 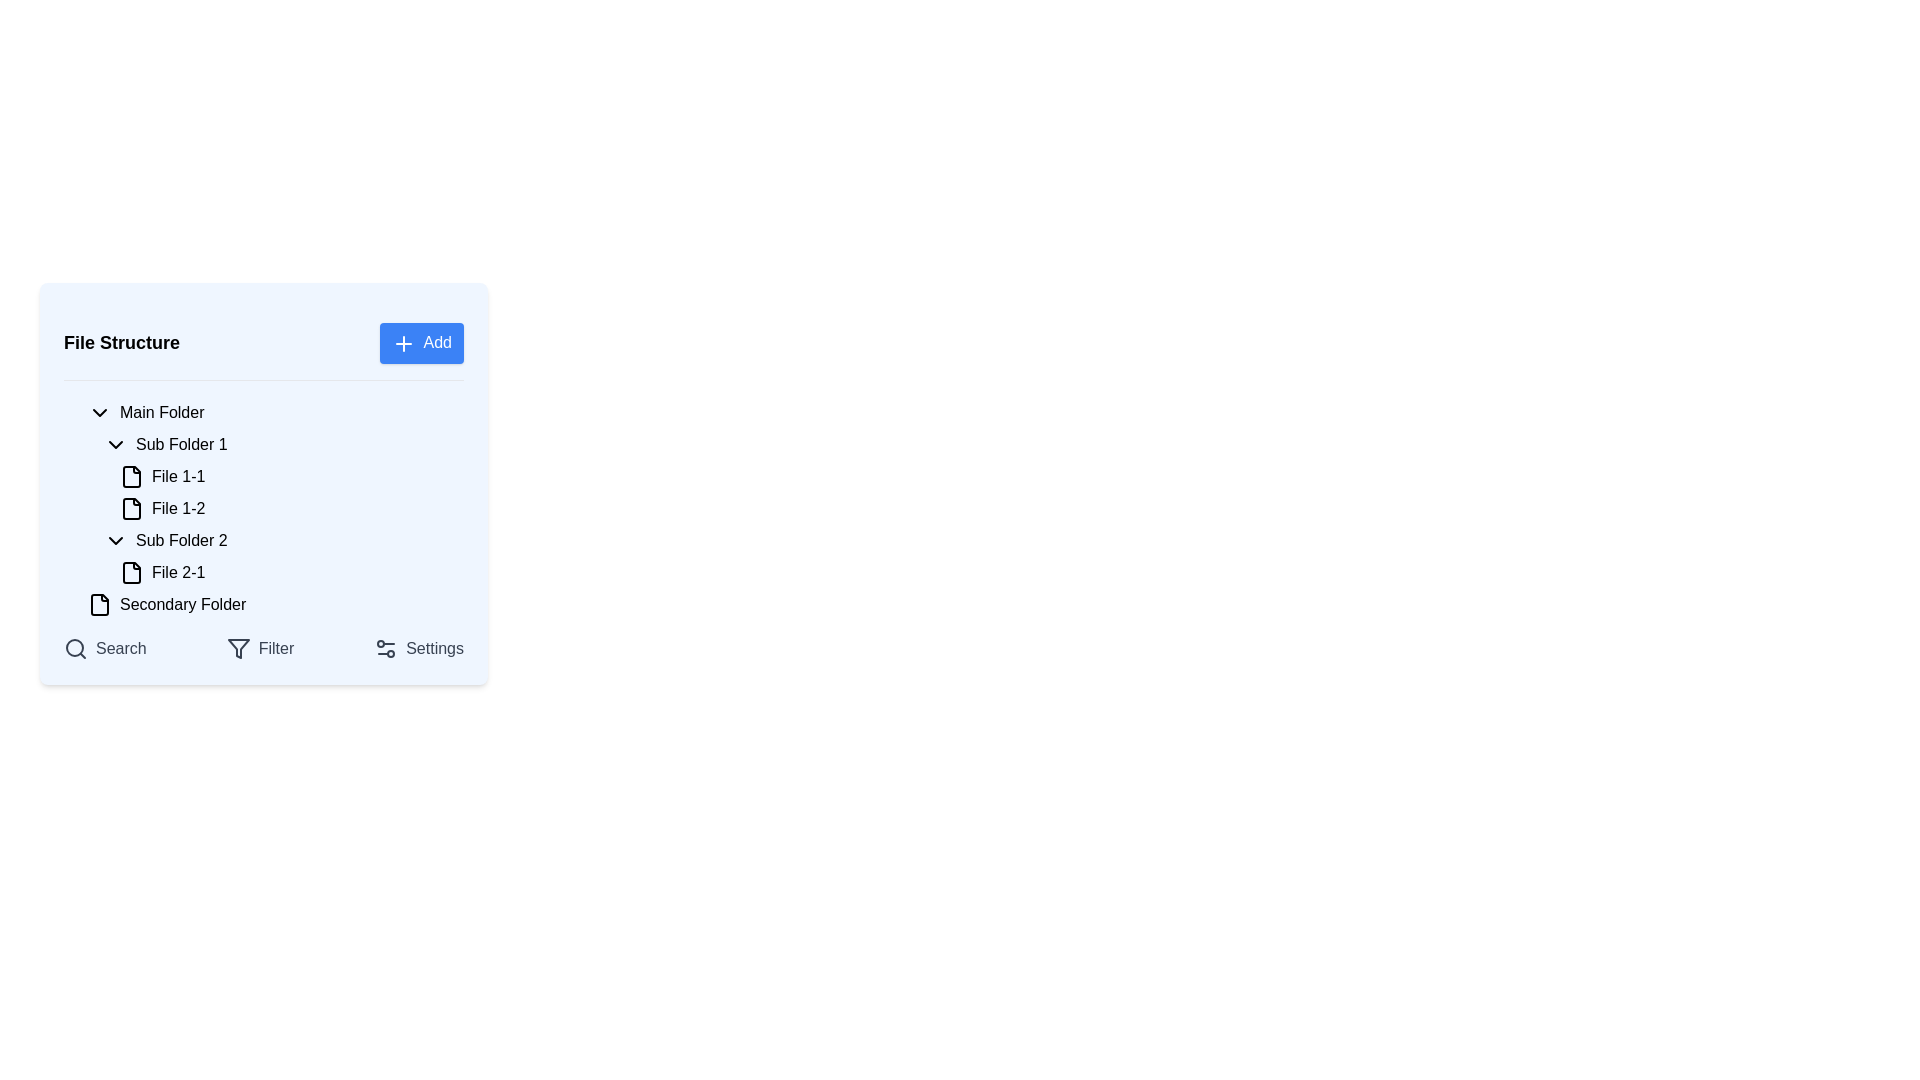 What do you see at coordinates (162, 411) in the screenshot?
I see `the 'Main Folder' text label, which is the first-level item` at bounding box center [162, 411].